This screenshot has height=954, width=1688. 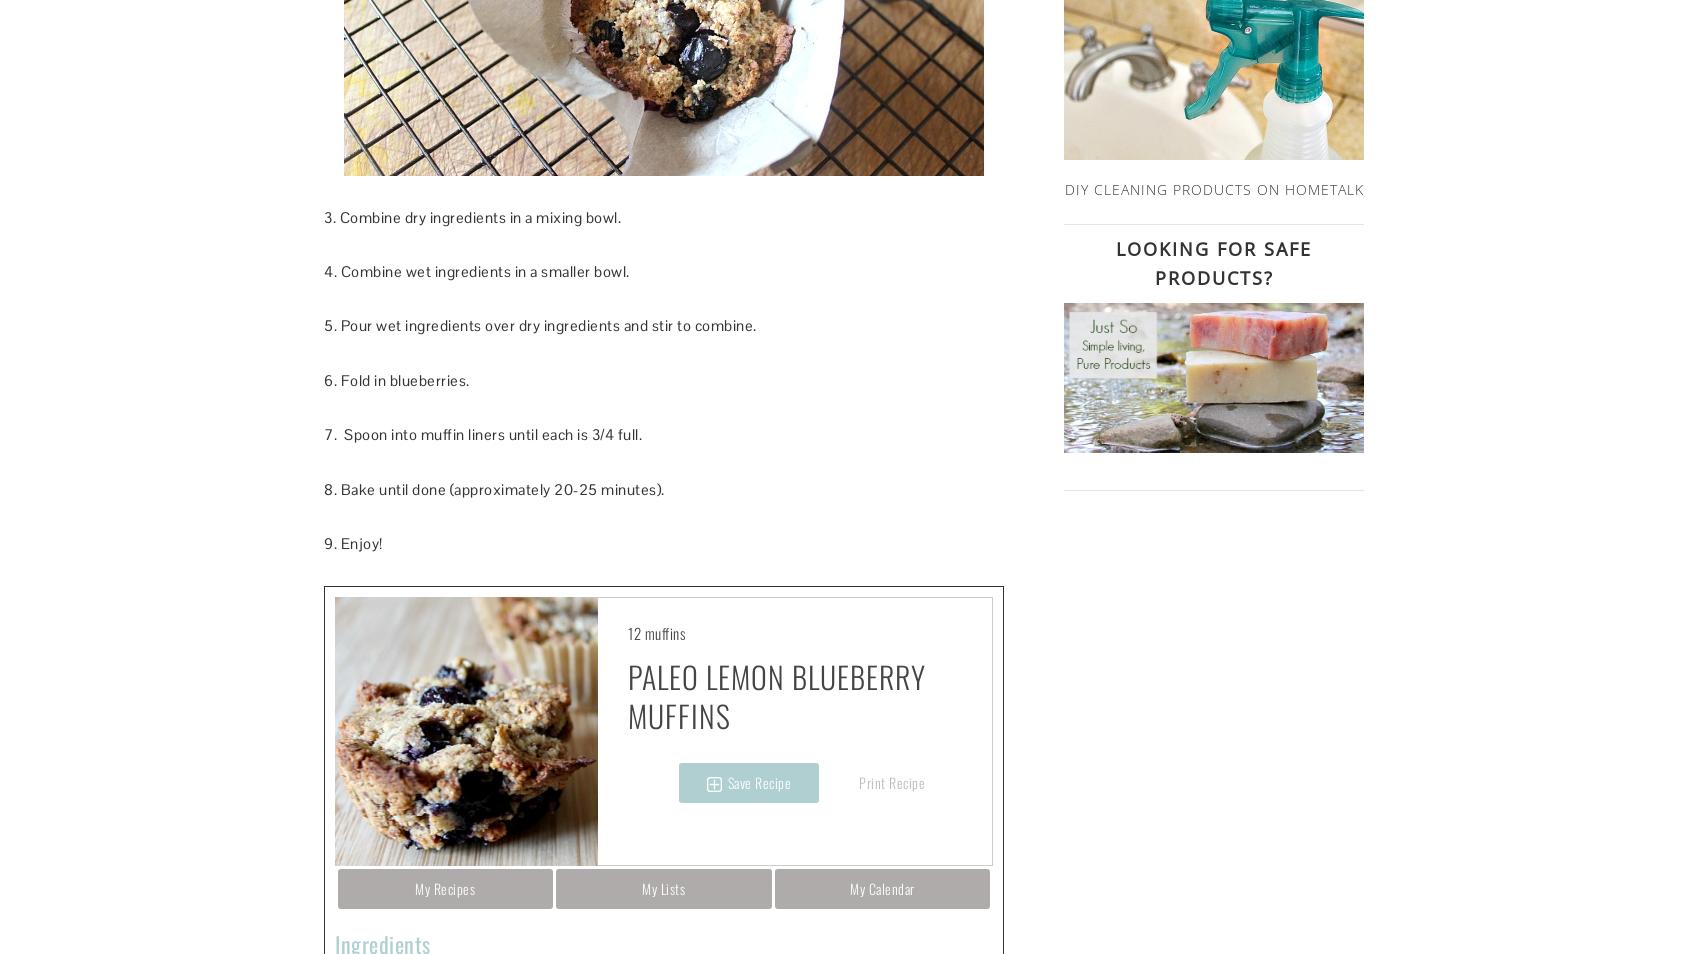 What do you see at coordinates (849, 888) in the screenshot?
I see `'My Calendar'` at bounding box center [849, 888].